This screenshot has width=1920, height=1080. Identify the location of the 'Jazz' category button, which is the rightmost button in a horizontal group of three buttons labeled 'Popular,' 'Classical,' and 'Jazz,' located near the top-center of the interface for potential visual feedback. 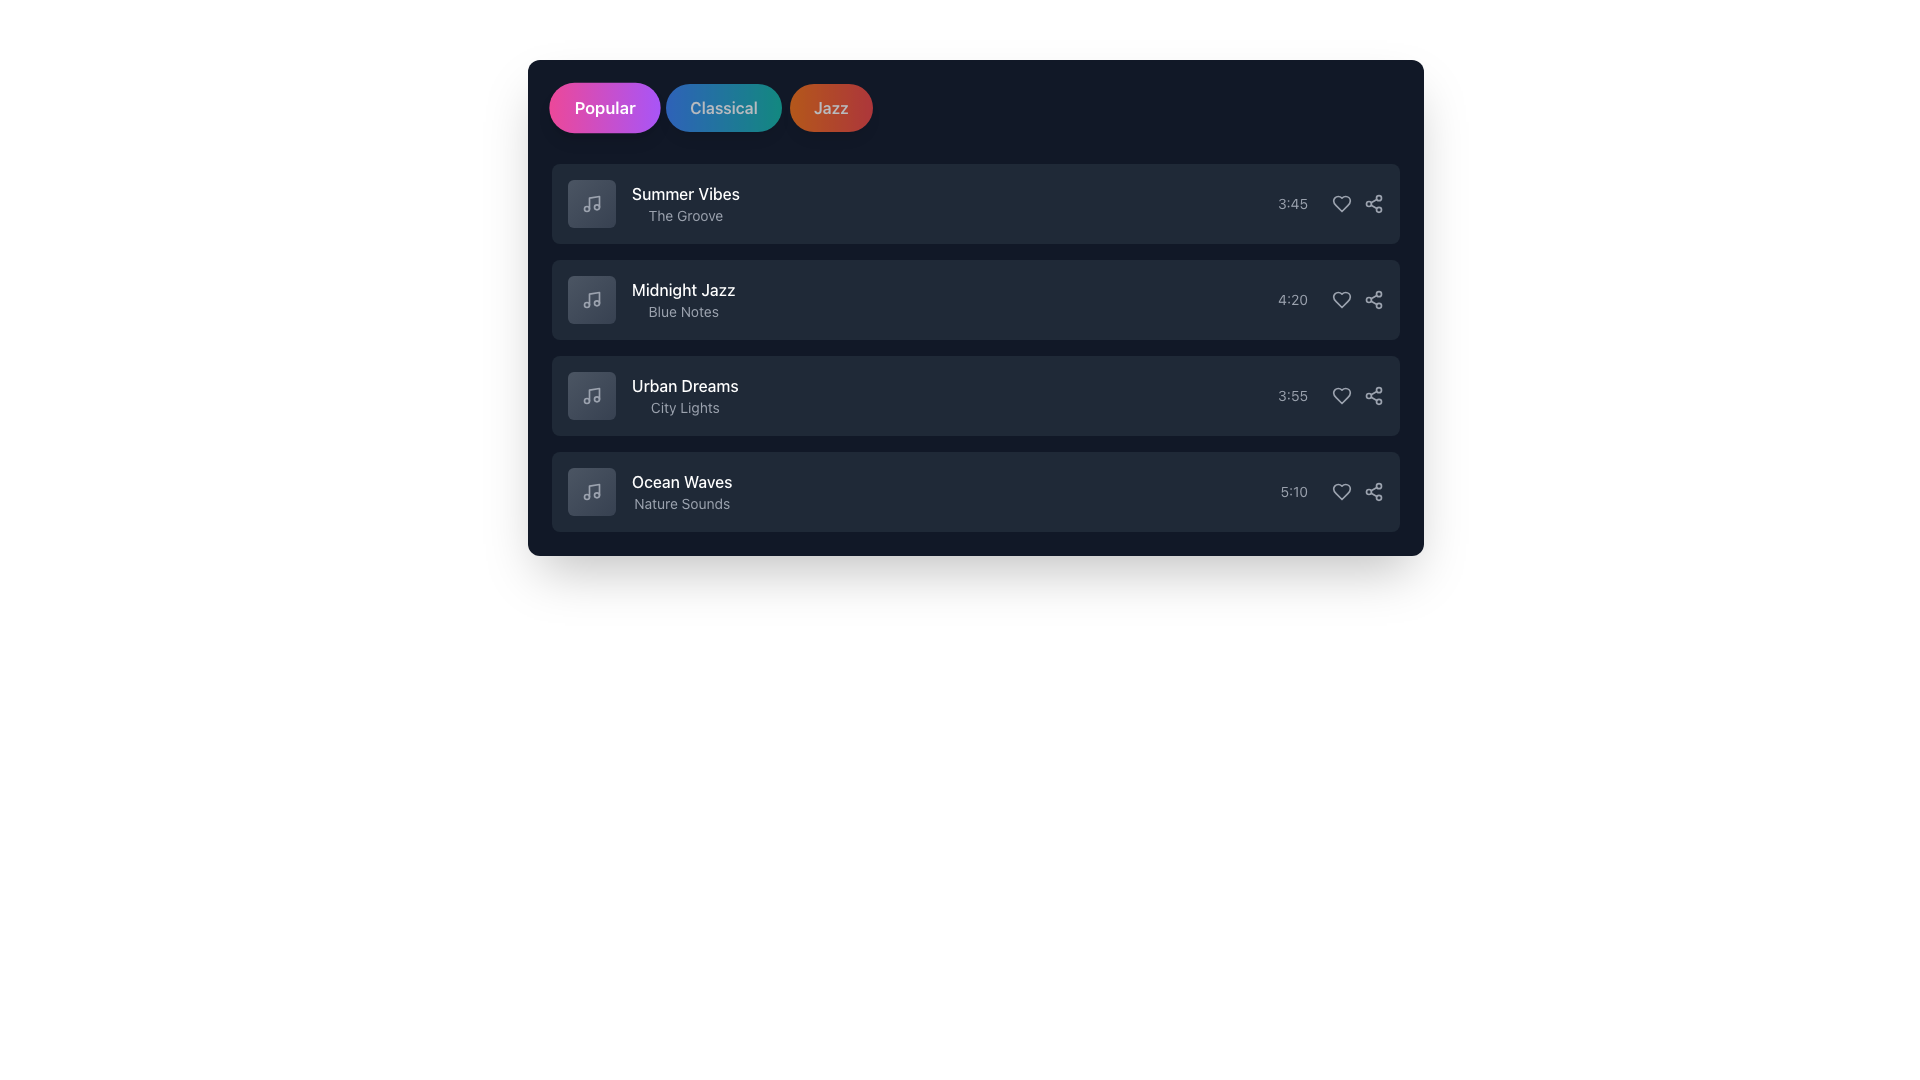
(831, 108).